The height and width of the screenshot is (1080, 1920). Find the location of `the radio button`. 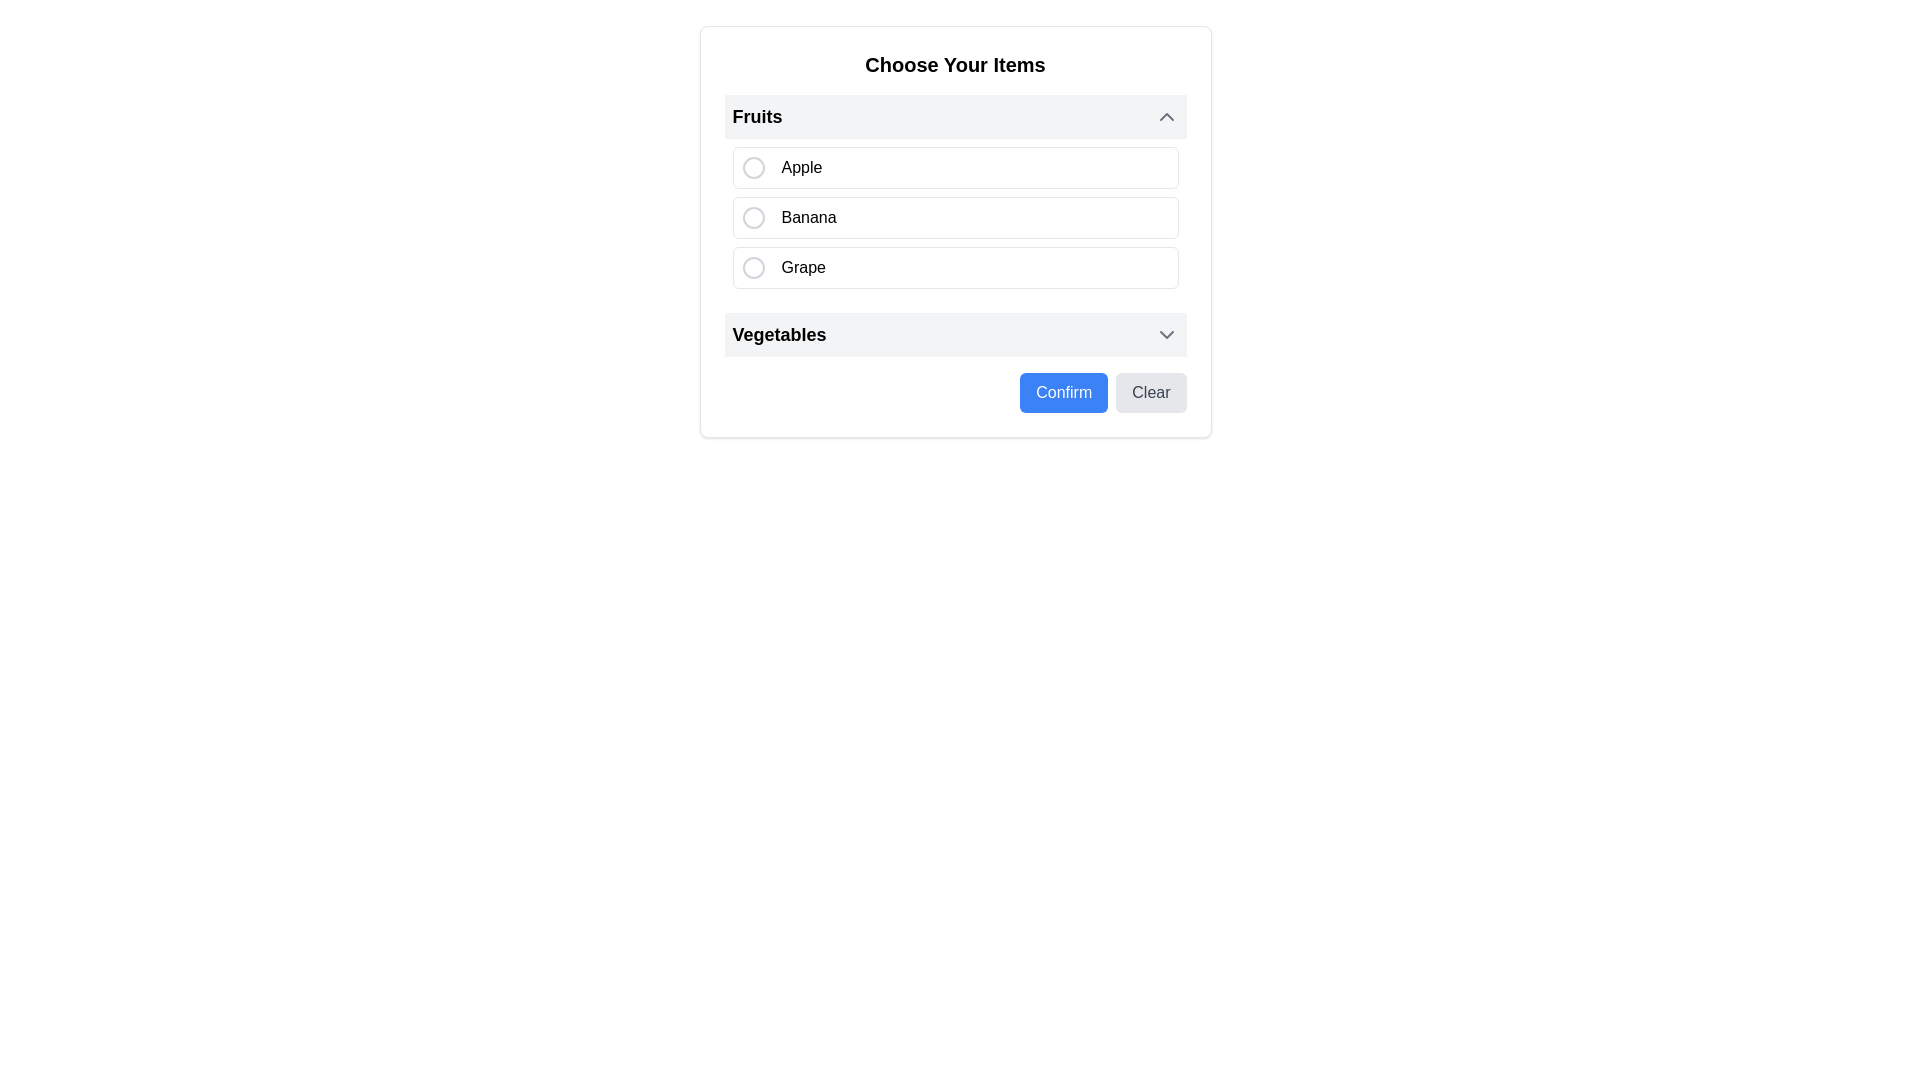

the radio button is located at coordinates (752, 266).